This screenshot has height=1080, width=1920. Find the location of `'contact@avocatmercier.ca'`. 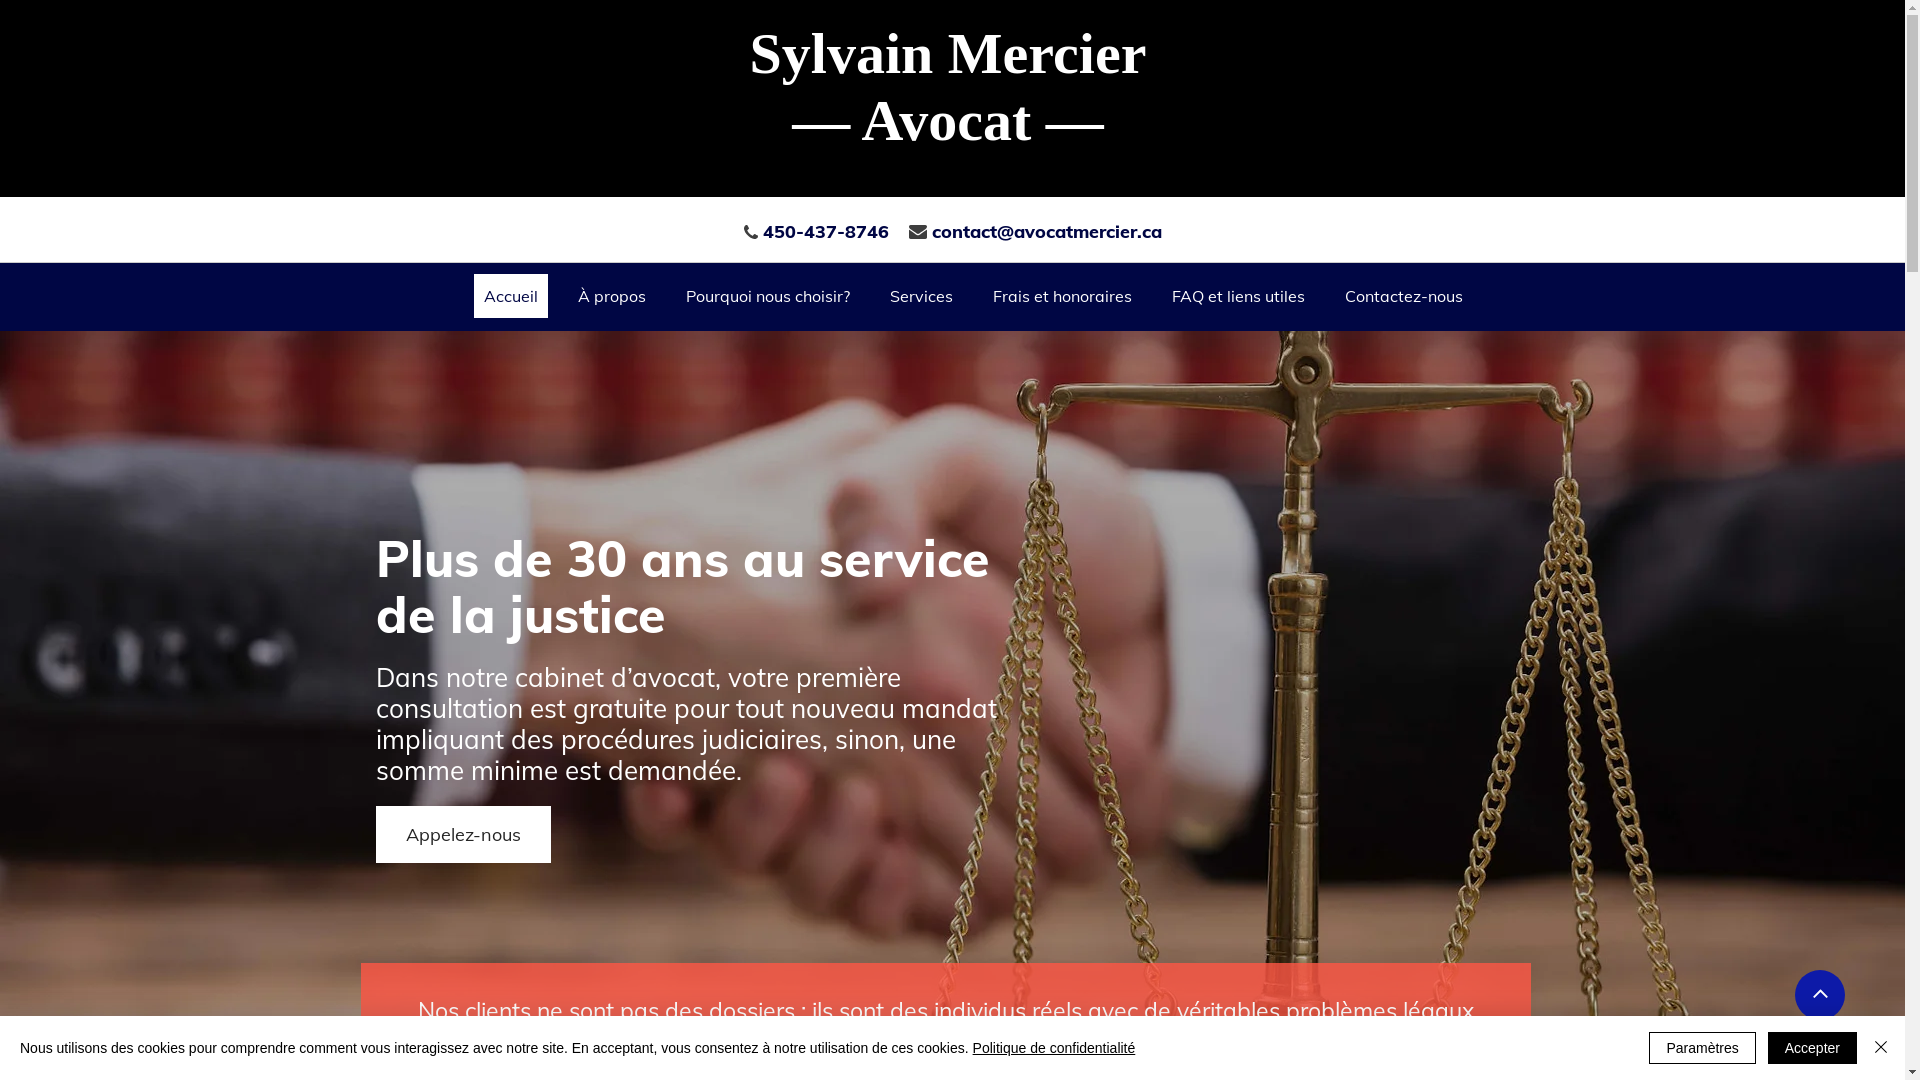

'contact@avocatmercier.ca' is located at coordinates (1045, 230).